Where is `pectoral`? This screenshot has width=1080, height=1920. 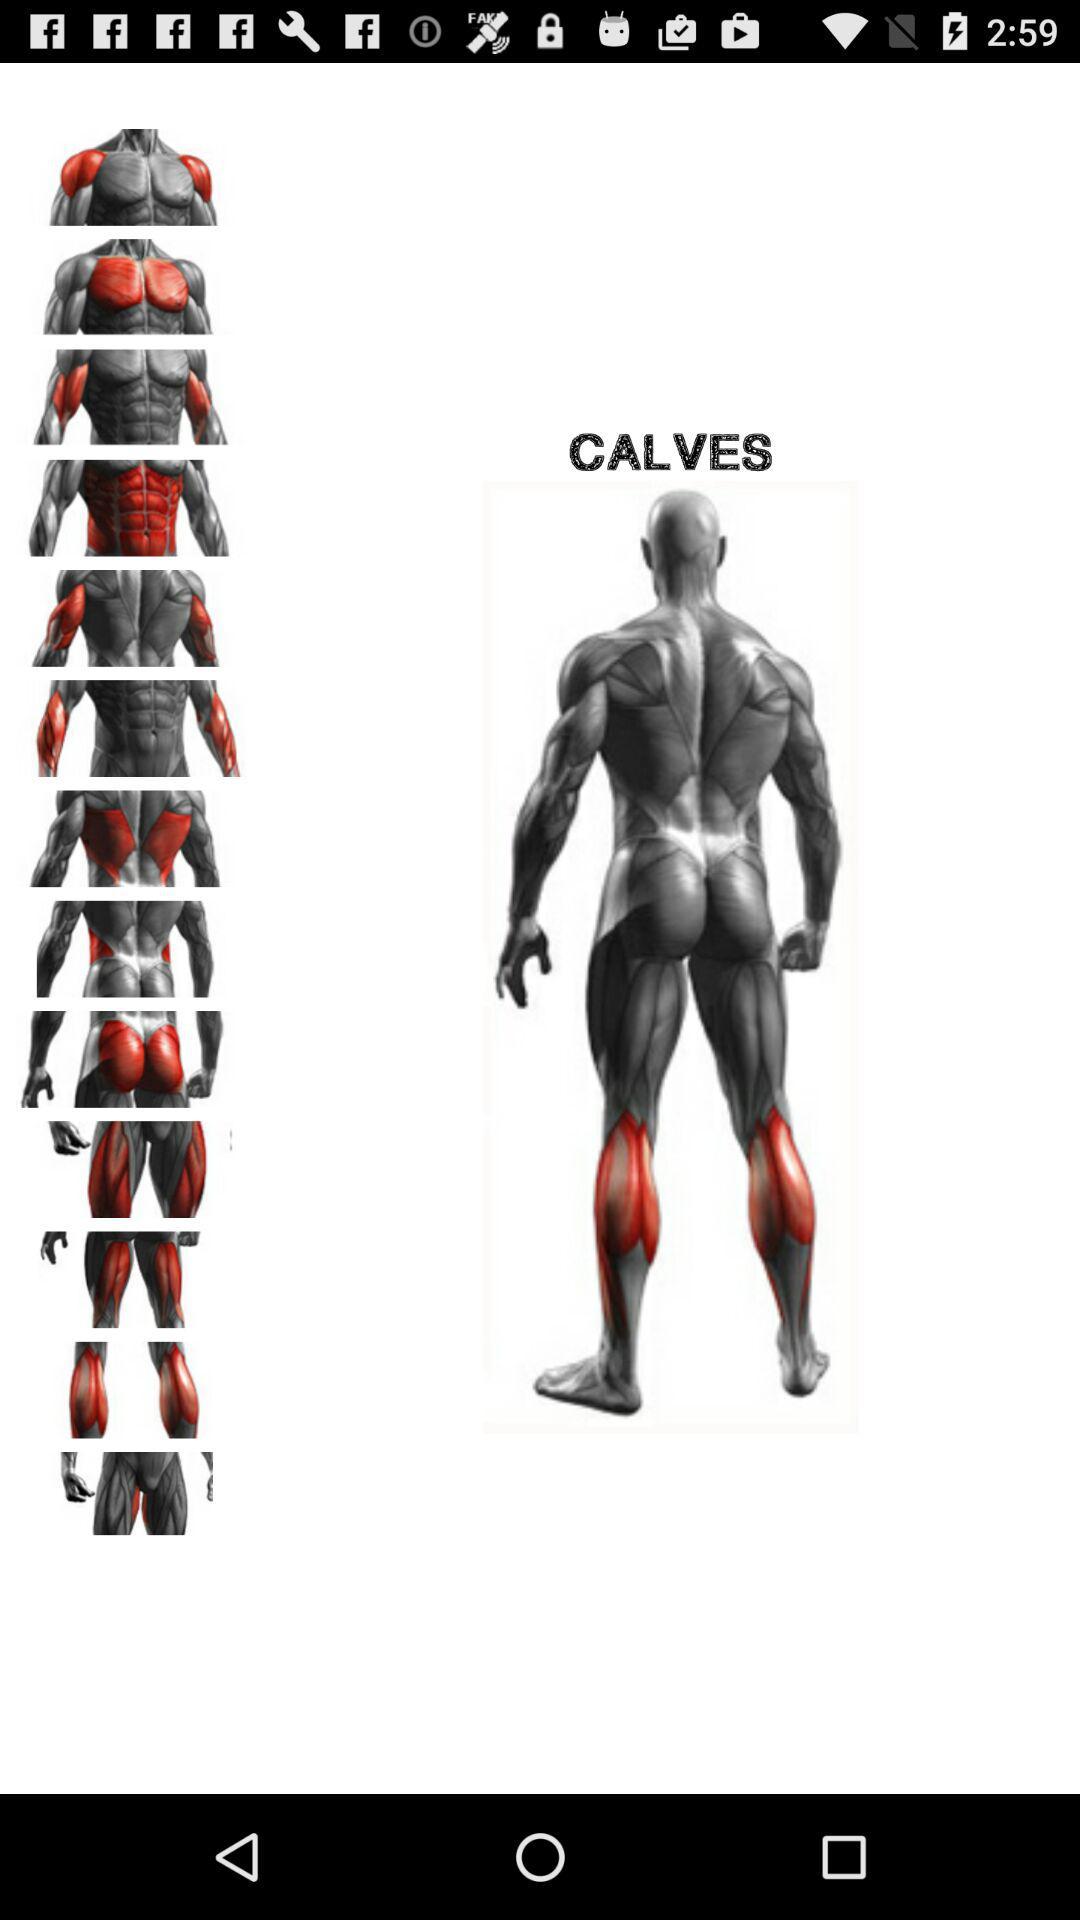
pectoral is located at coordinates (131, 279).